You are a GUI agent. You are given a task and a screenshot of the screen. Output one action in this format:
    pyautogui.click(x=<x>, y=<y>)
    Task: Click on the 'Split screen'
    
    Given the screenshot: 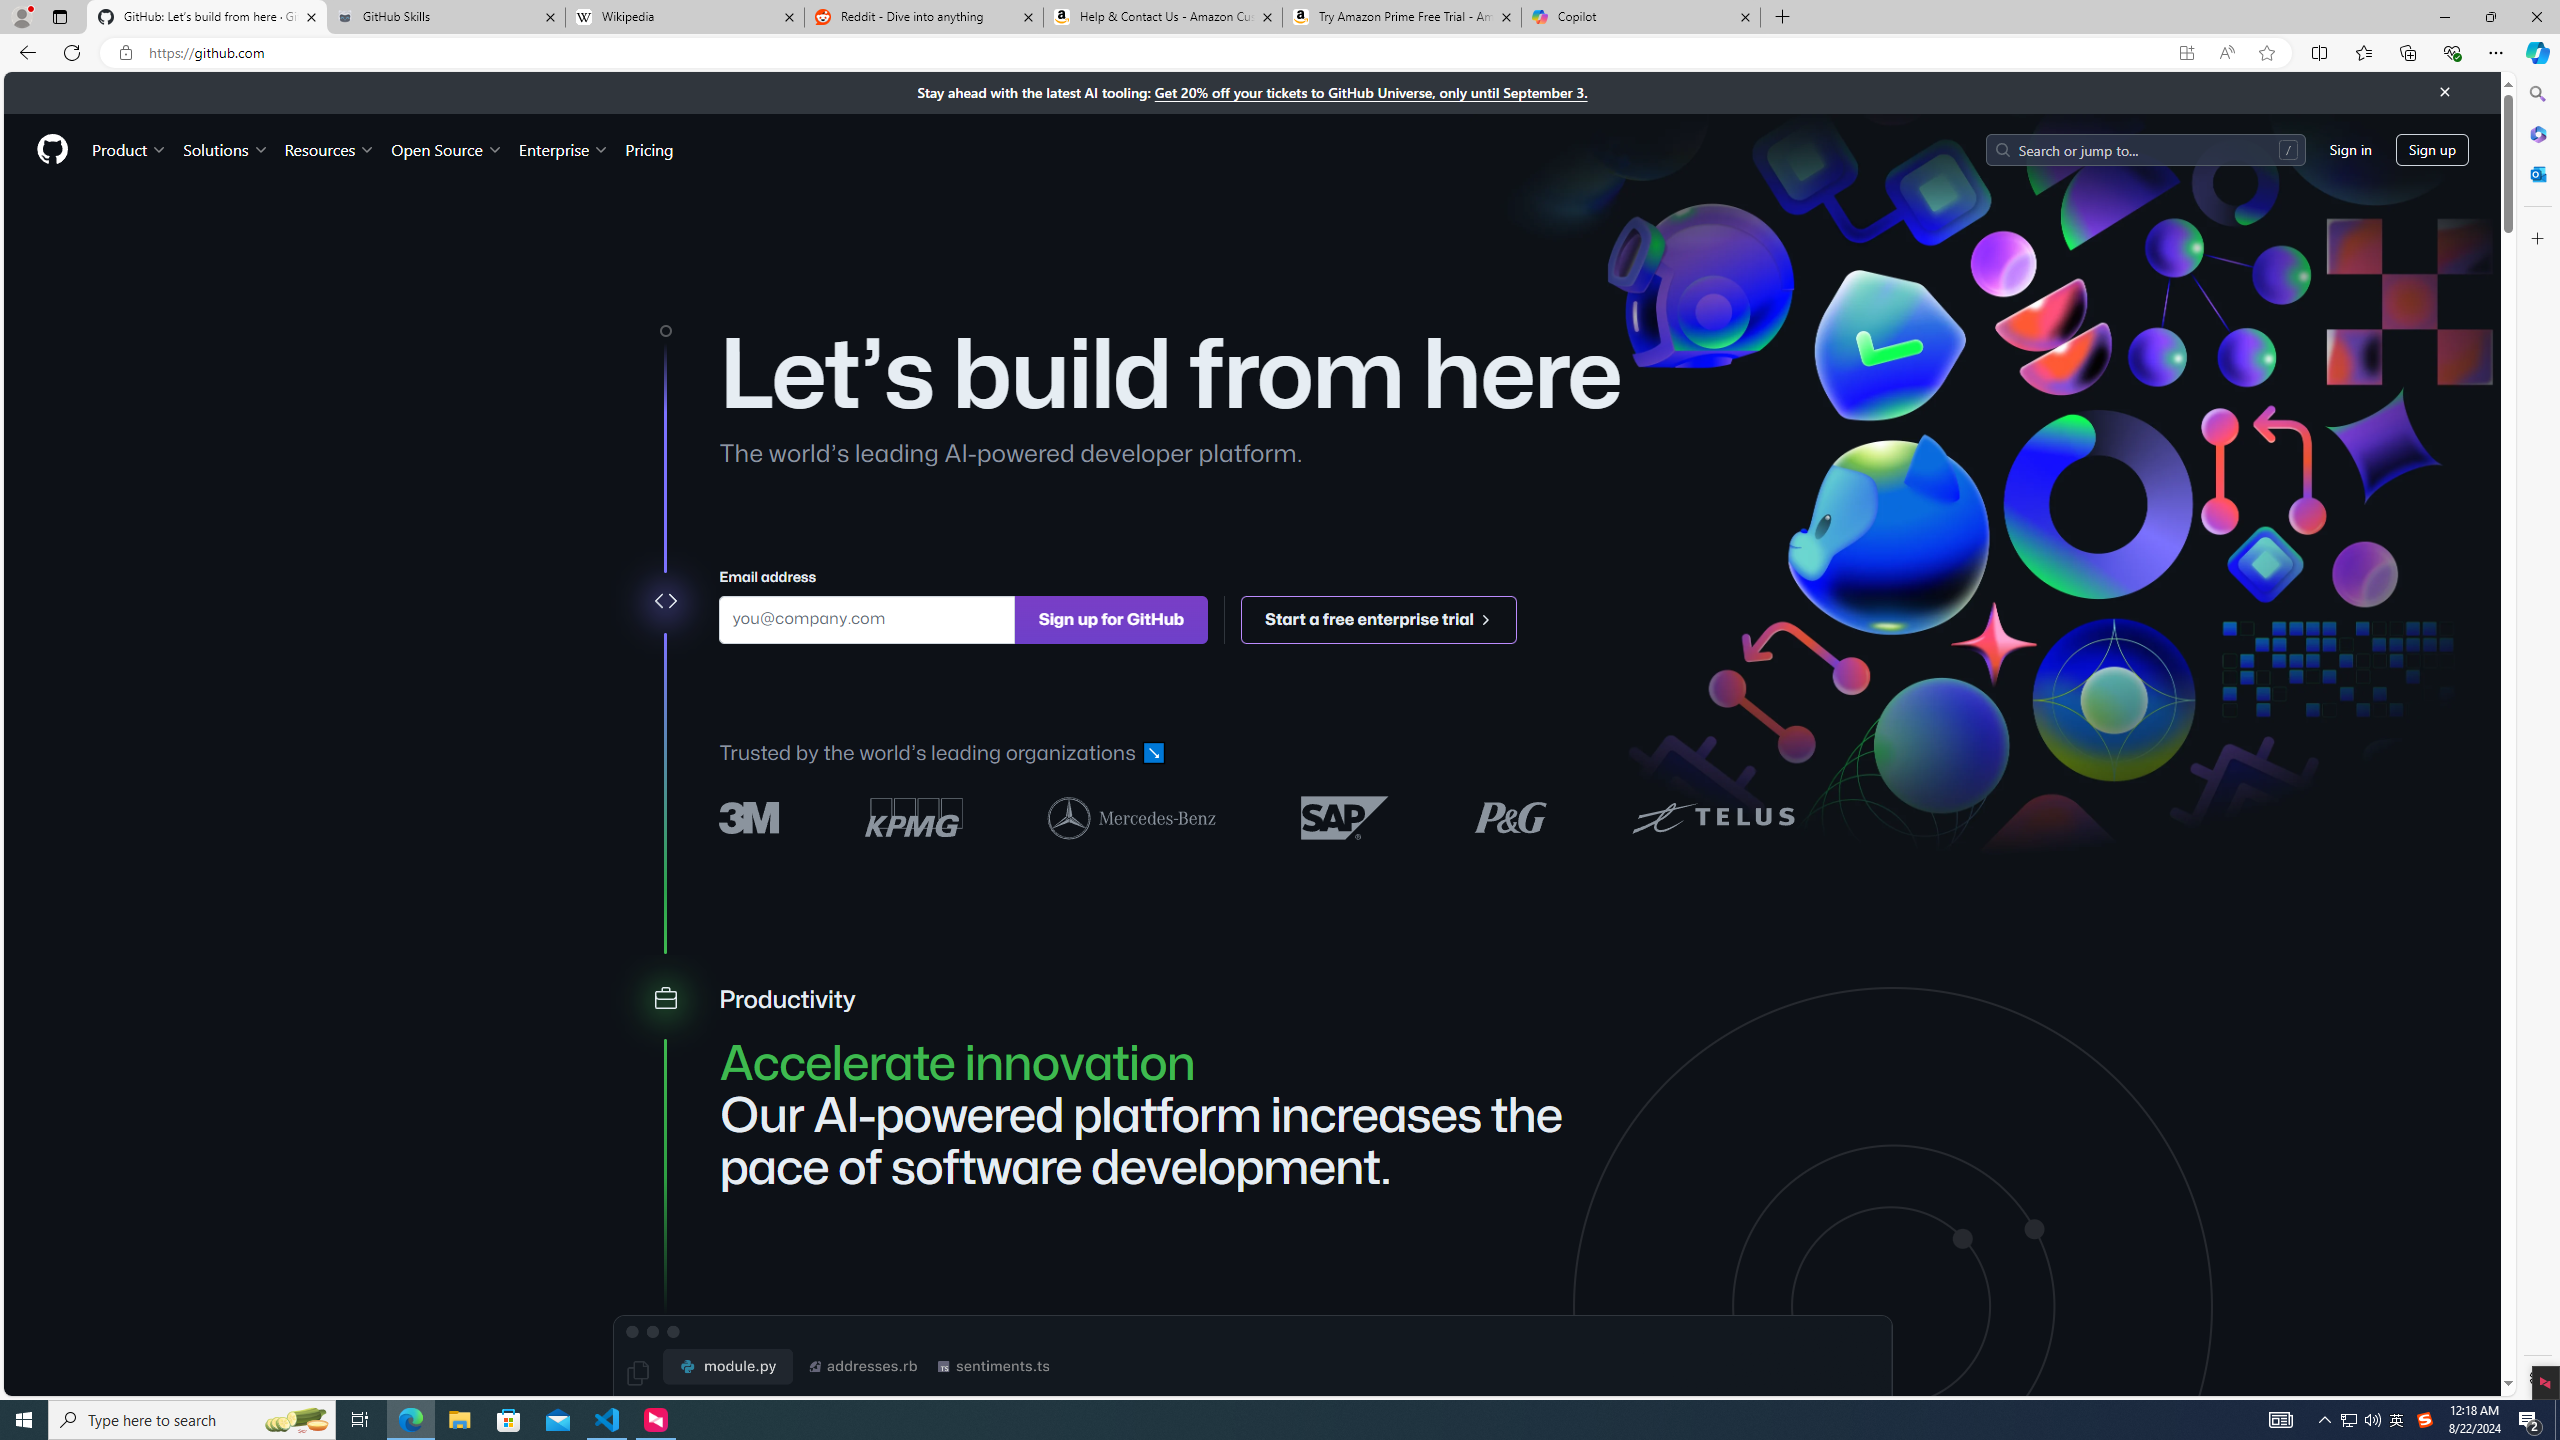 What is the action you would take?
    pyautogui.click(x=2319, y=51)
    